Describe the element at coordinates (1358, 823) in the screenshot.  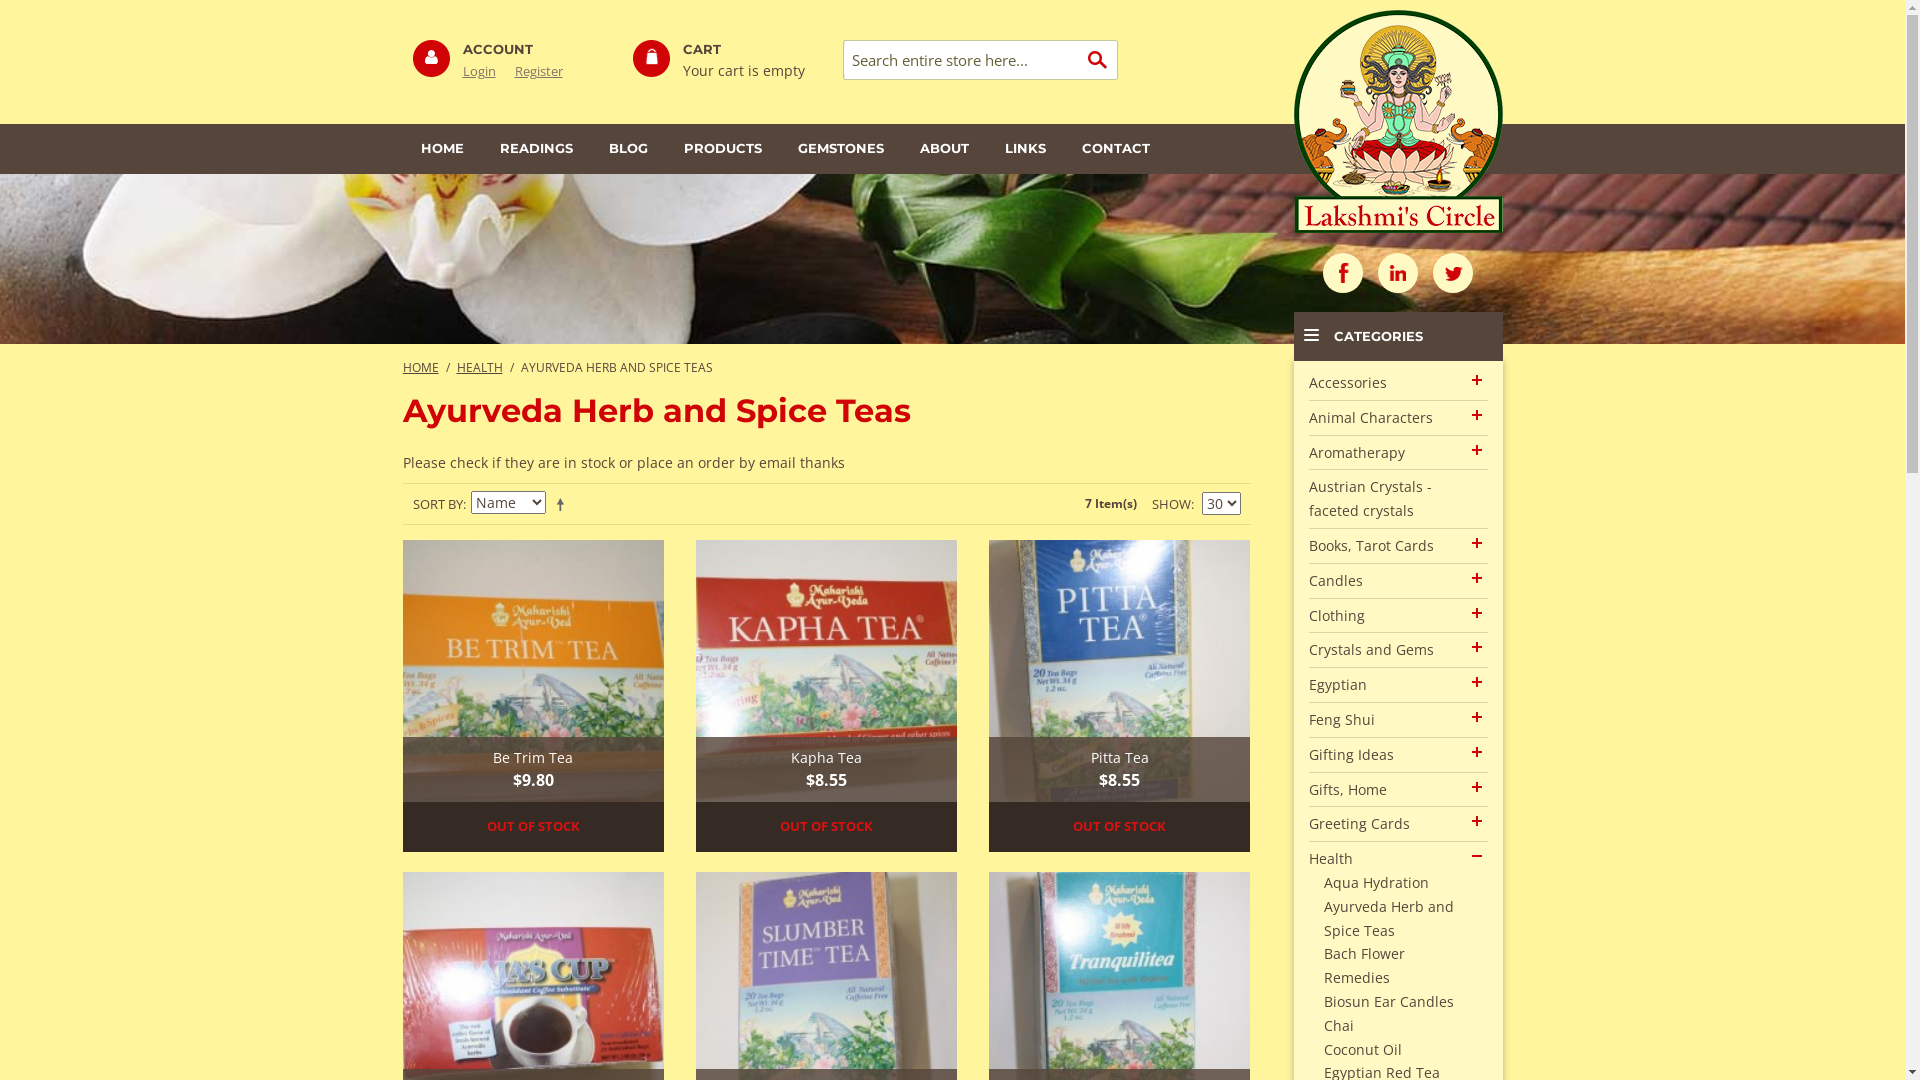
I see `'Greeting Cards'` at that location.